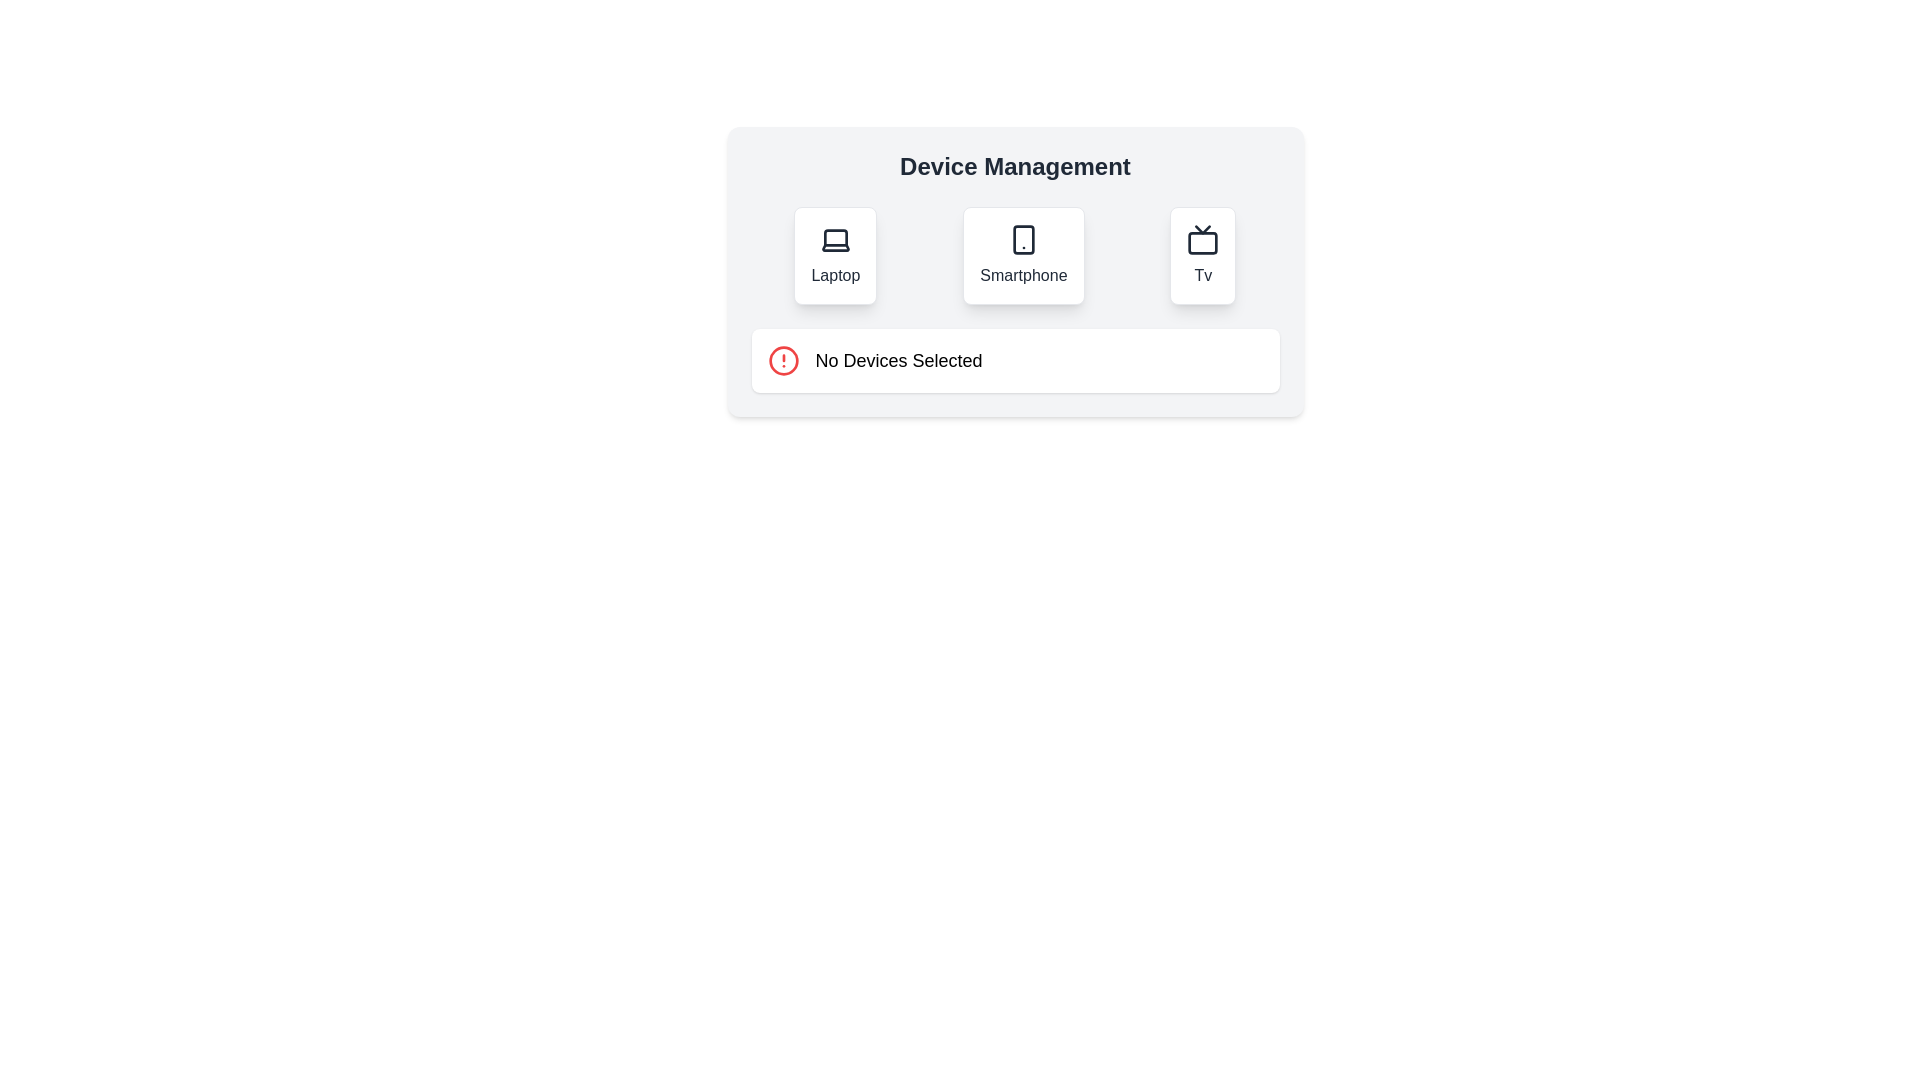 The width and height of the screenshot is (1920, 1080). What do you see at coordinates (1023, 276) in the screenshot?
I see `the 'Smartphone' text label, which is centered below a smartphone icon in a rounded rectangular card within the 'Device Management' panel` at bounding box center [1023, 276].